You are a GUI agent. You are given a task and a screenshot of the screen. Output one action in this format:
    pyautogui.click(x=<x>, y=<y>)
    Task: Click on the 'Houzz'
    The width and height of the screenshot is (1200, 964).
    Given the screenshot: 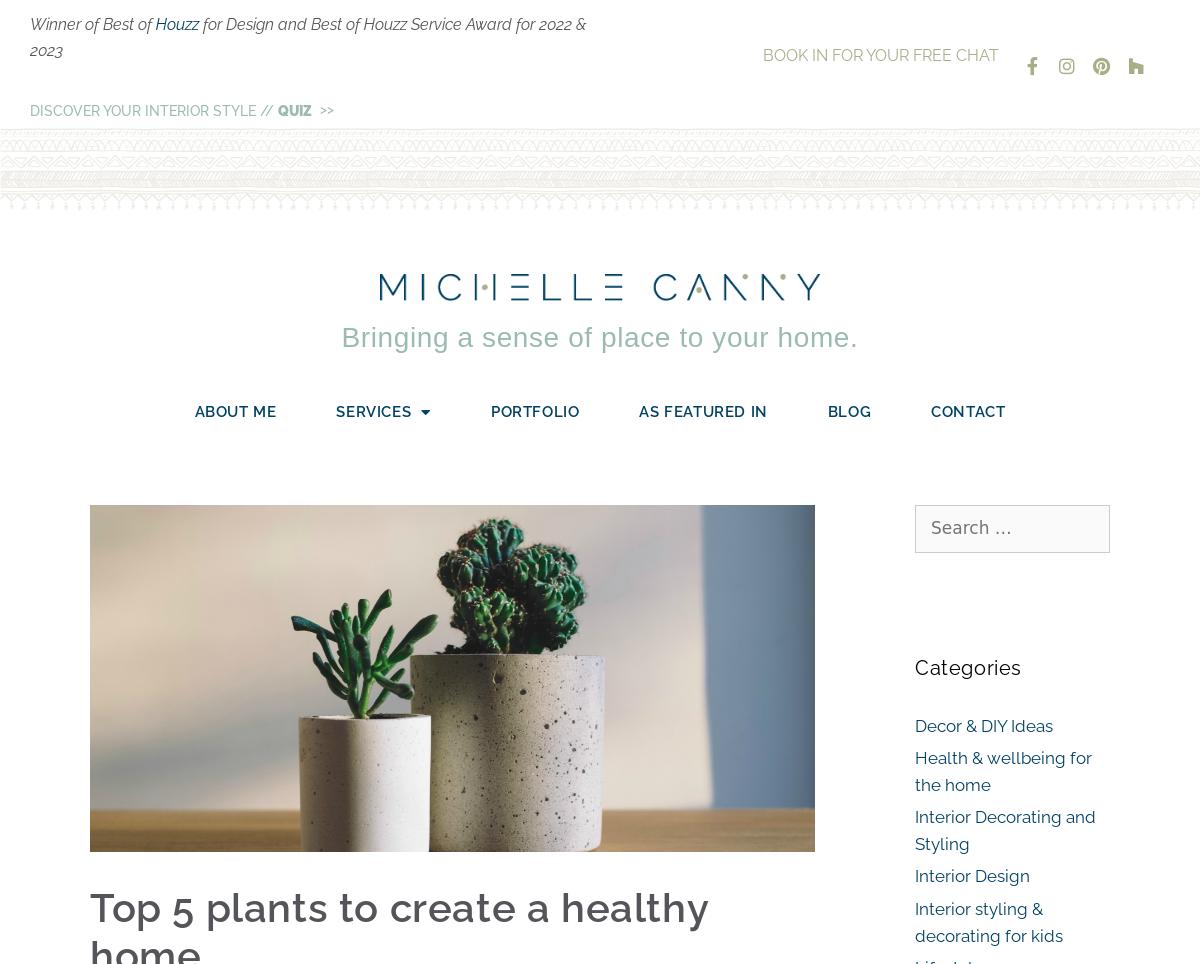 What is the action you would take?
    pyautogui.click(x=176, y=23)
    